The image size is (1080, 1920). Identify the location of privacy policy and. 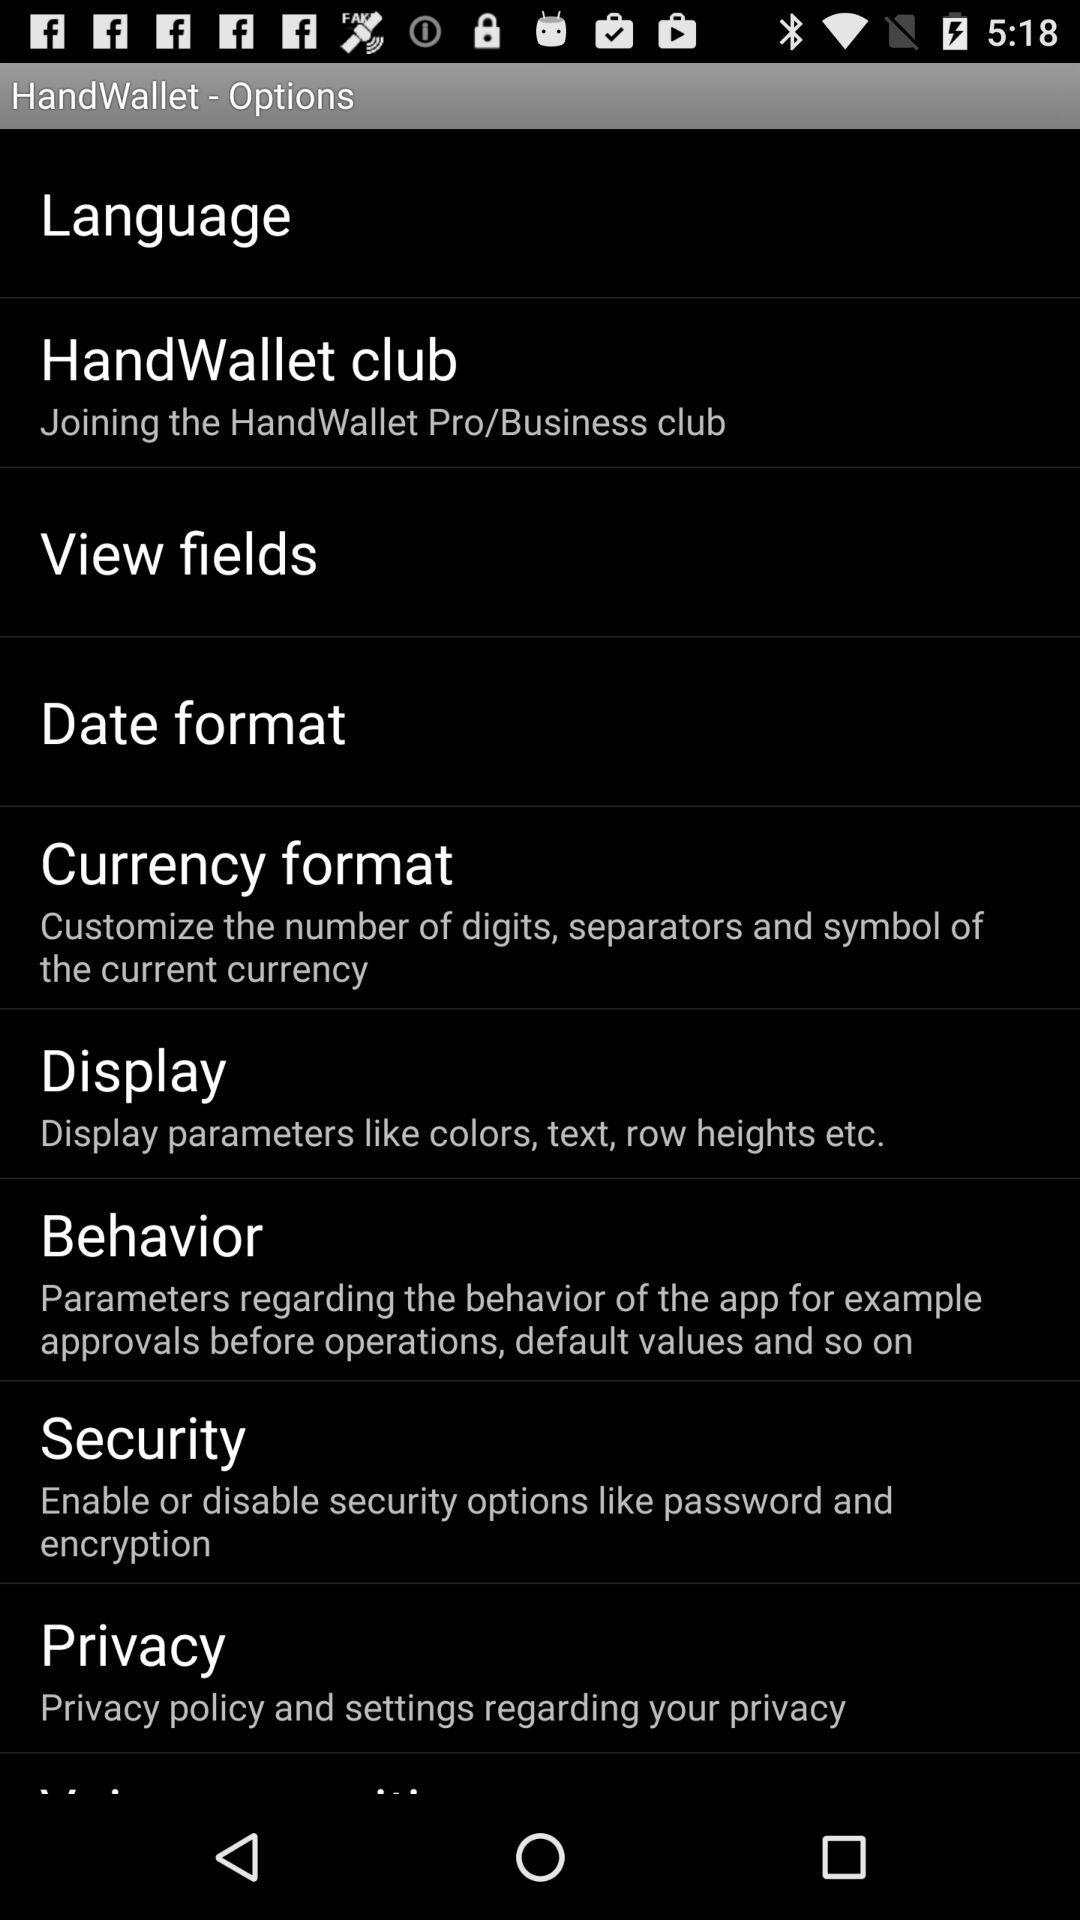
(441, 1705).